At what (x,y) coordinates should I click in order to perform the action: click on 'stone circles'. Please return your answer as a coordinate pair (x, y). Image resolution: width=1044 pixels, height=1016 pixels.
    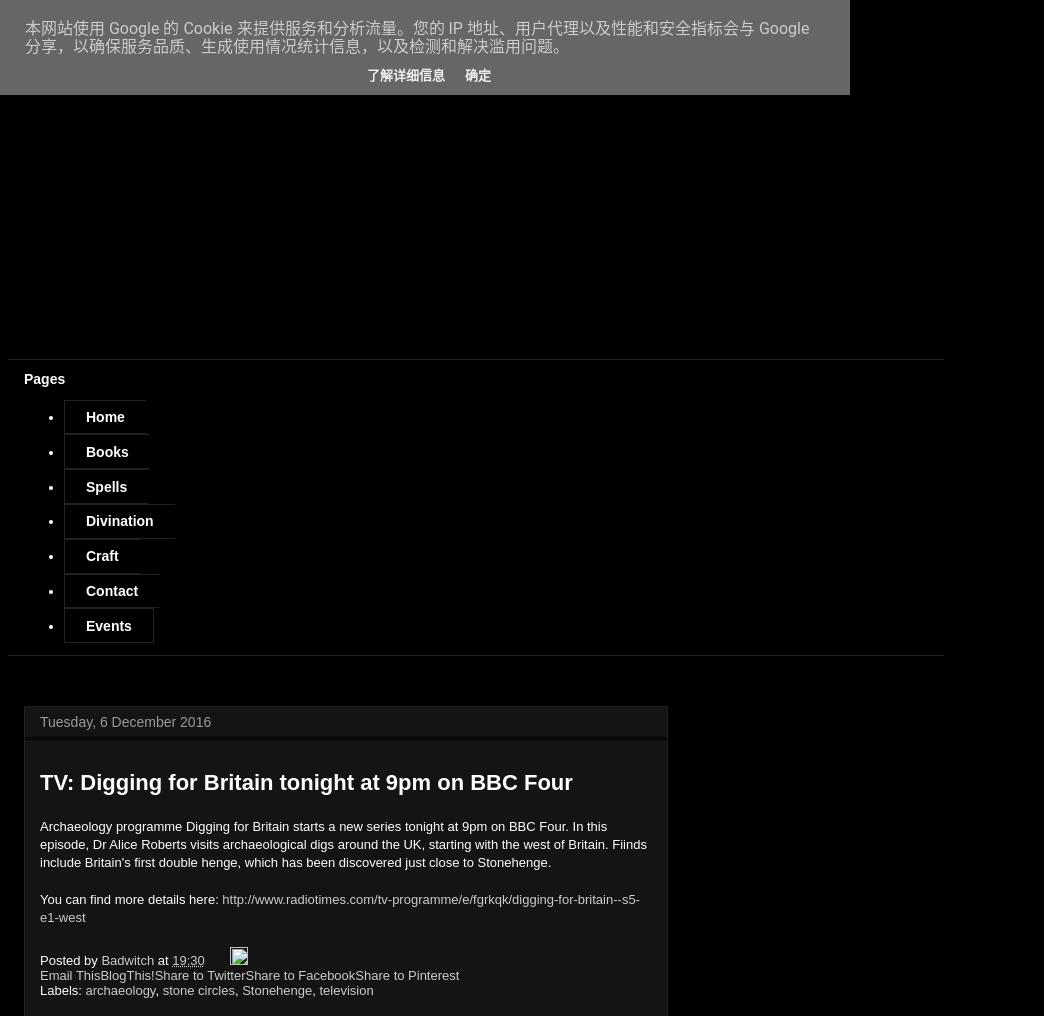
    Looking at the image, I should click on (161, 989).